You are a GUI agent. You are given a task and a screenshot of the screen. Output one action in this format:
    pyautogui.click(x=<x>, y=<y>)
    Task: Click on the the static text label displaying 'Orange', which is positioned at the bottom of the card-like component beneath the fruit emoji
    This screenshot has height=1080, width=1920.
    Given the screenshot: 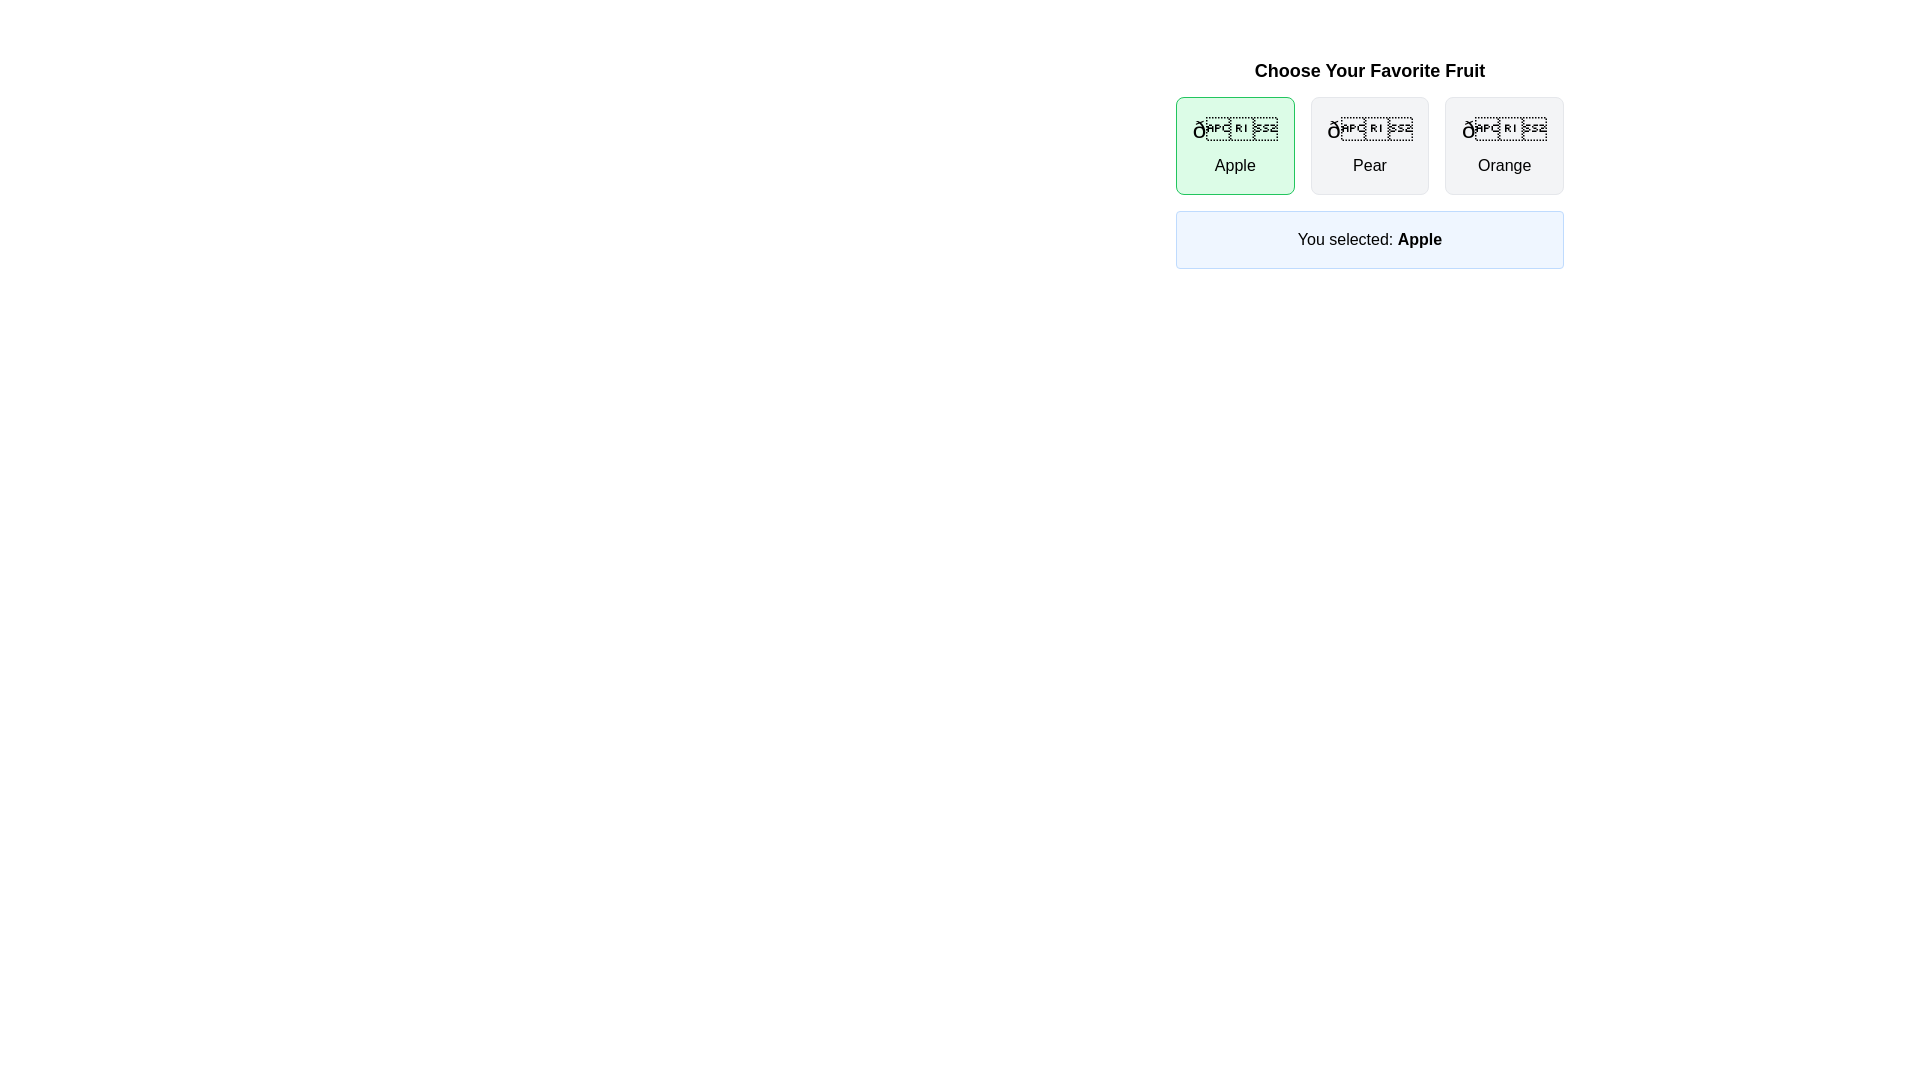 What is the action you would take?
    pyautogui.click(x=1504, y=164)
    